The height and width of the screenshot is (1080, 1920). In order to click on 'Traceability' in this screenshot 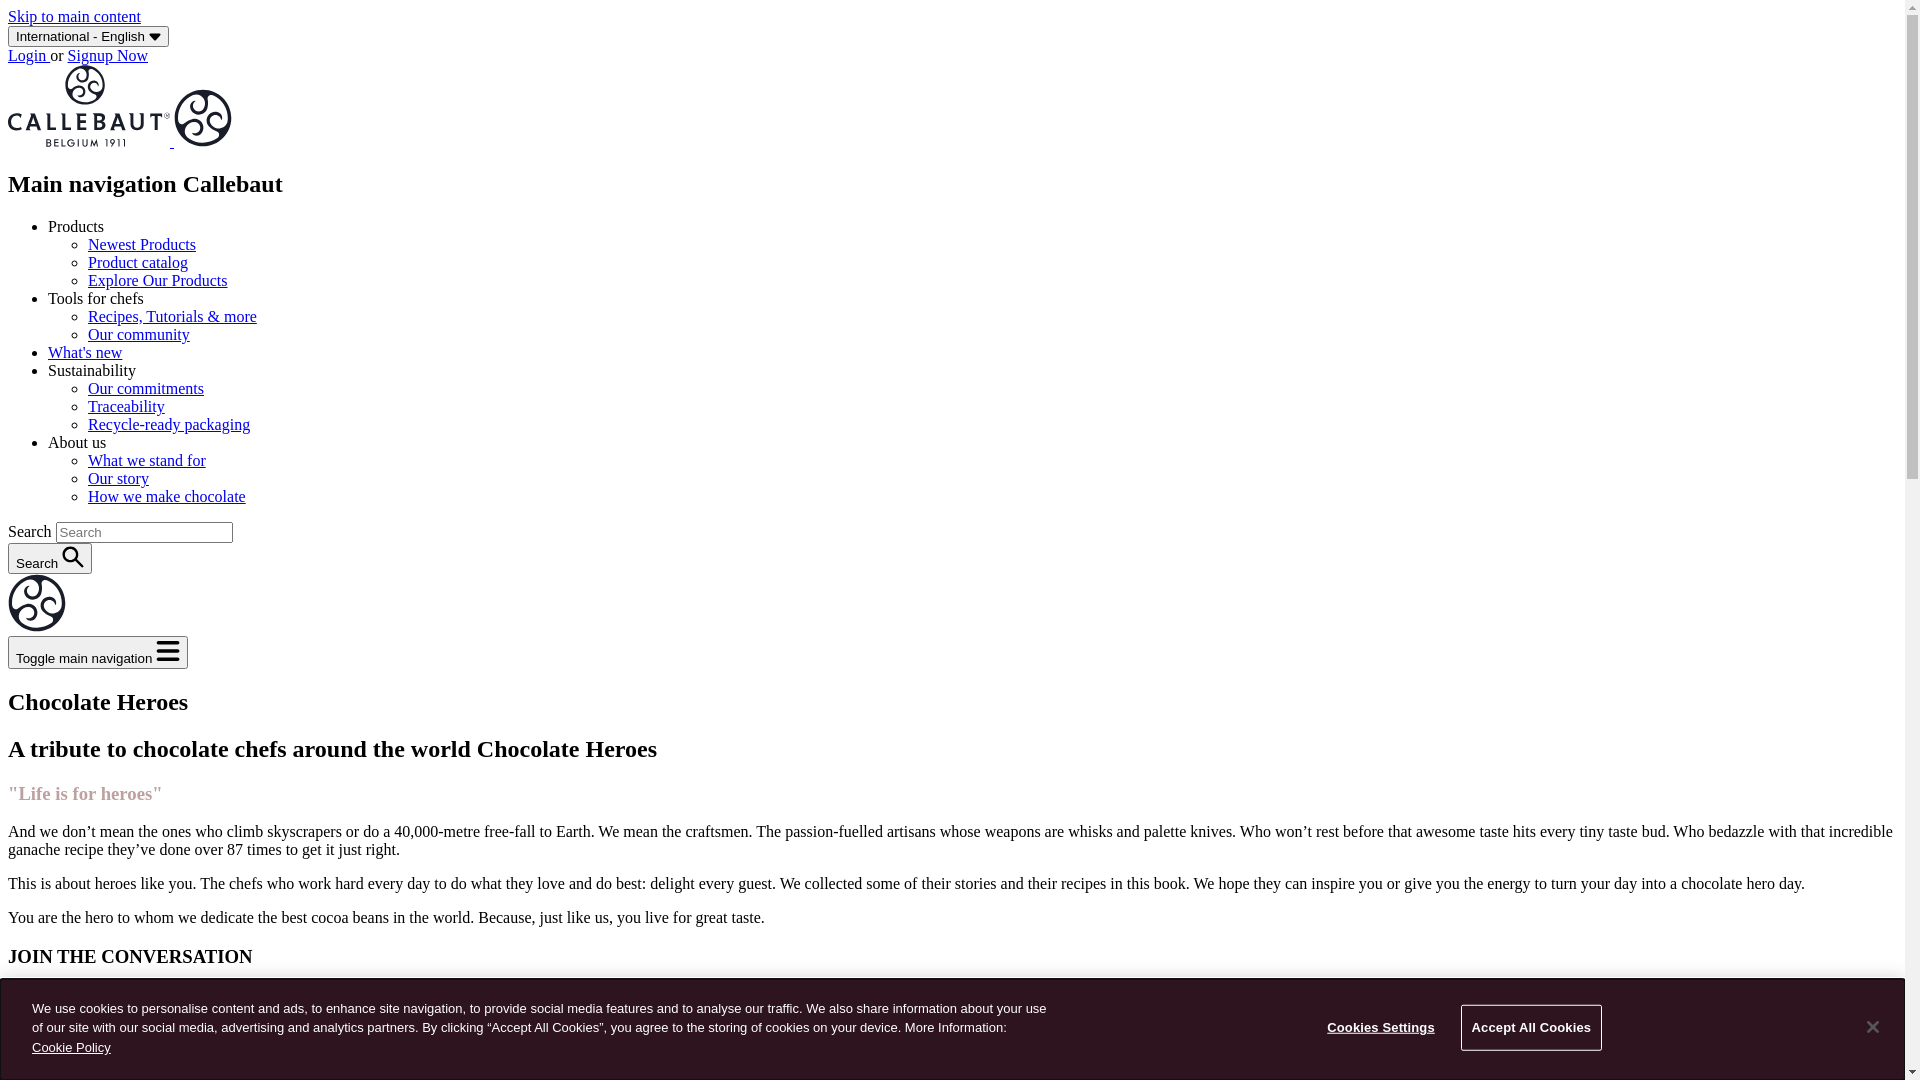, I will do `click(125, 405)`.